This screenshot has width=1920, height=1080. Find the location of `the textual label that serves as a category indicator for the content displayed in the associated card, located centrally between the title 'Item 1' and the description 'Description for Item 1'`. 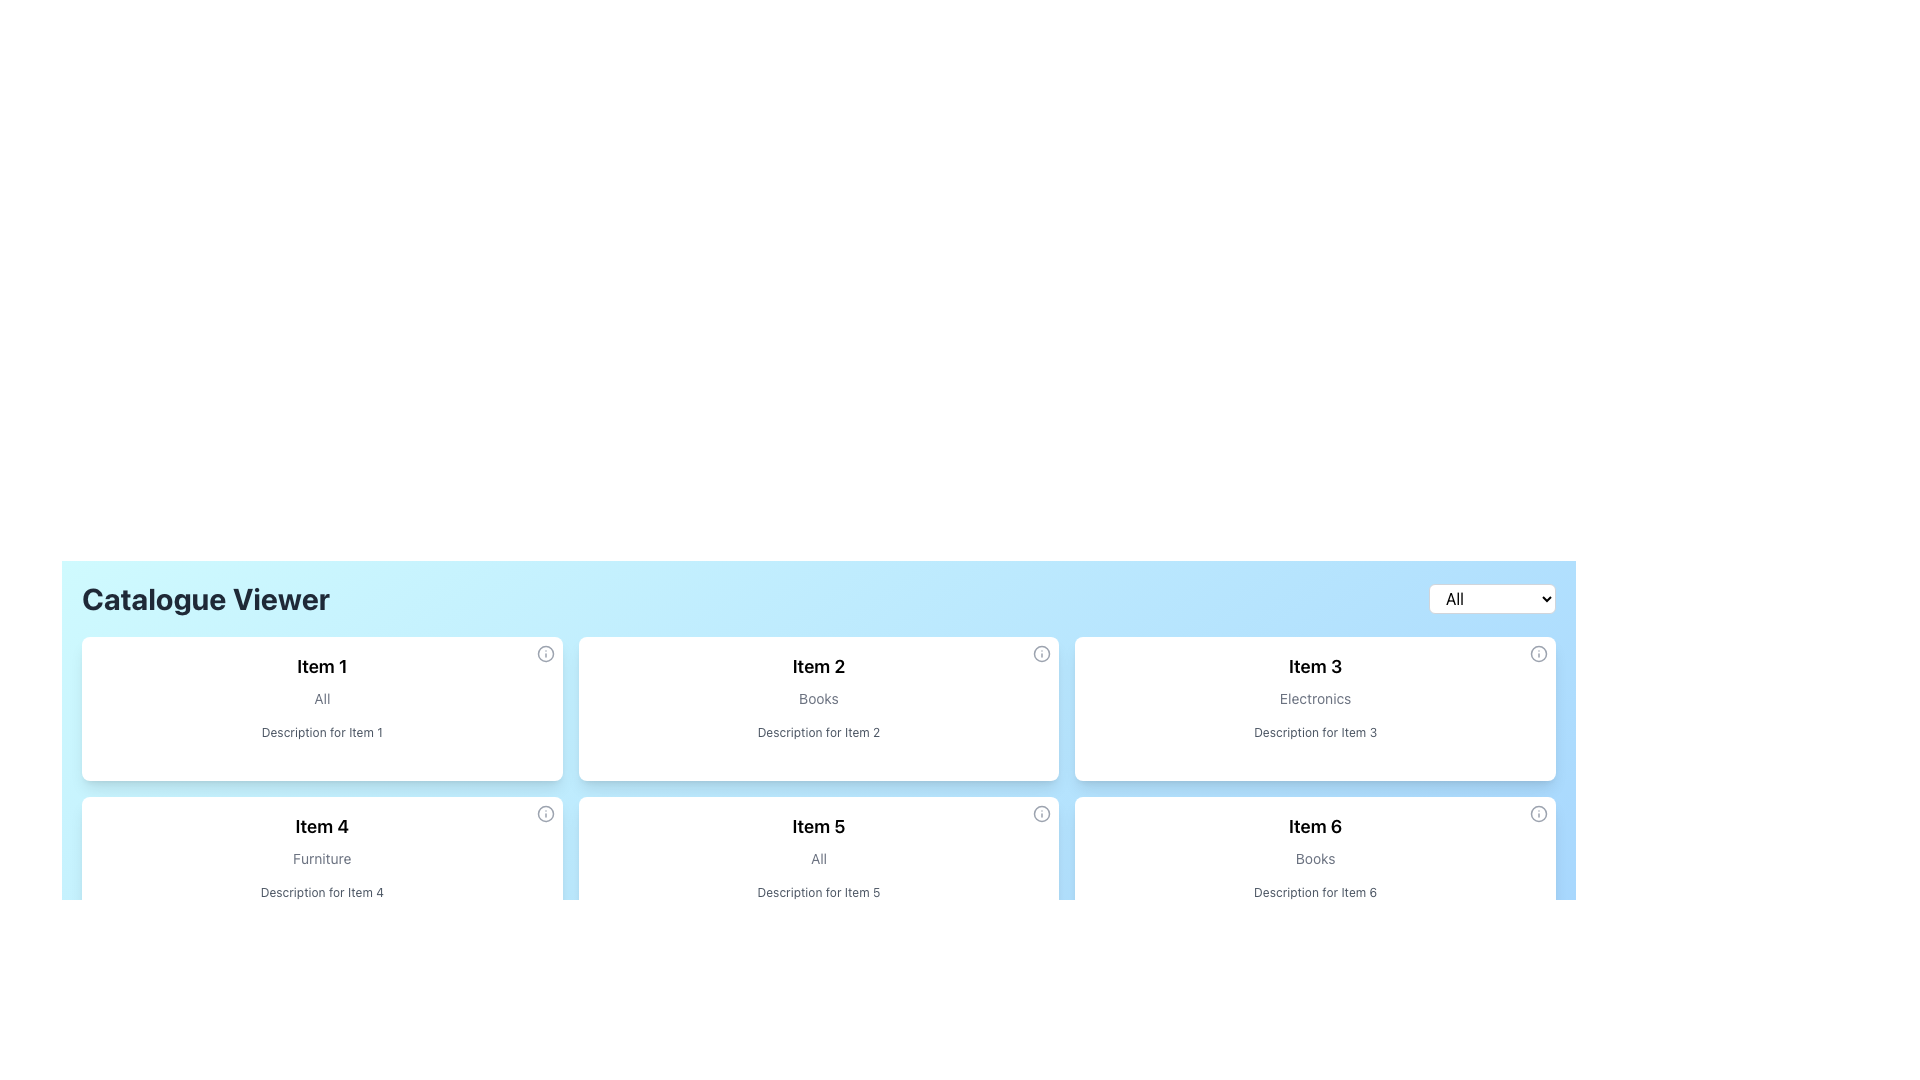

the textual label that serves as a category indicator for the content displayed in the associated card, located centrally between the title 'Item 1' and the description 'Description for Item 1' is located at coordinates (322, 697).